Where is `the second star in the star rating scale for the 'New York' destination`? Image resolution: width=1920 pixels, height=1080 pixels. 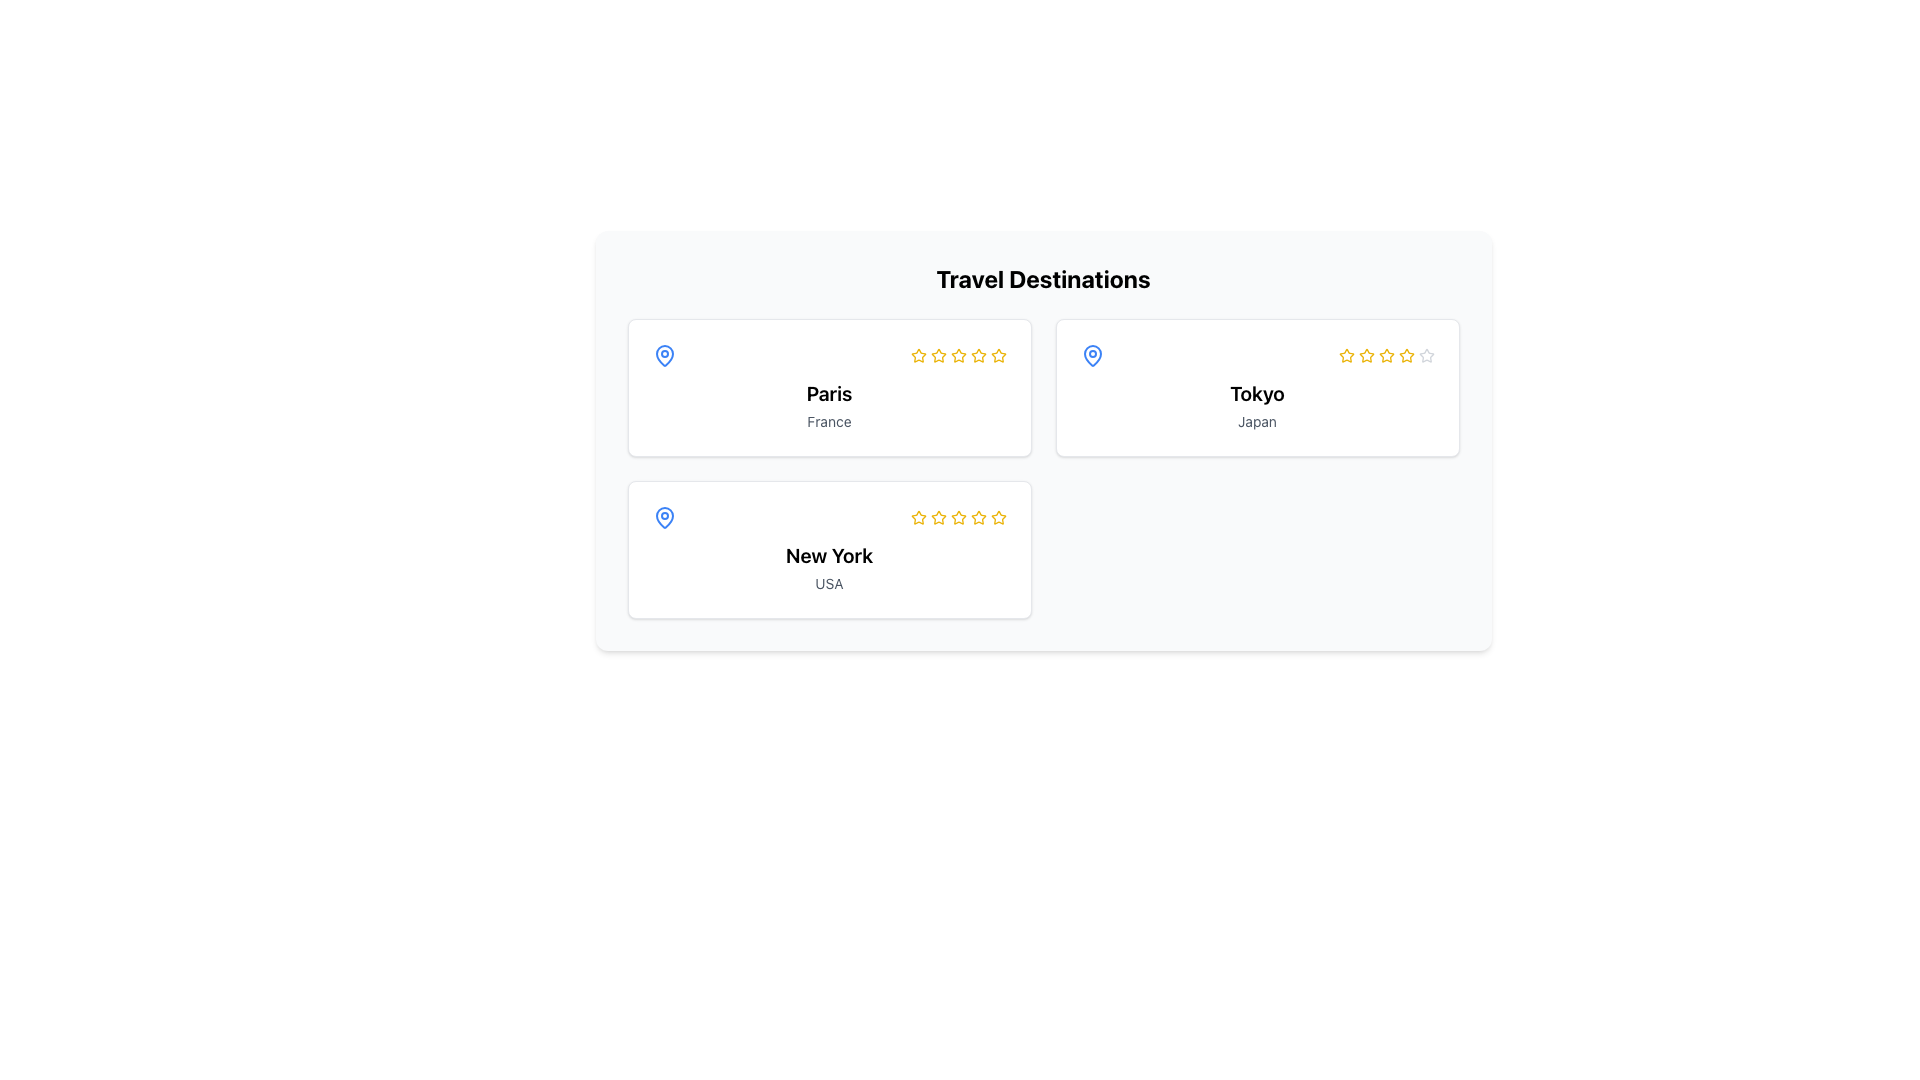 the second star in the star rating scale for the 'New York' destination is located at coordinates (937, 516).